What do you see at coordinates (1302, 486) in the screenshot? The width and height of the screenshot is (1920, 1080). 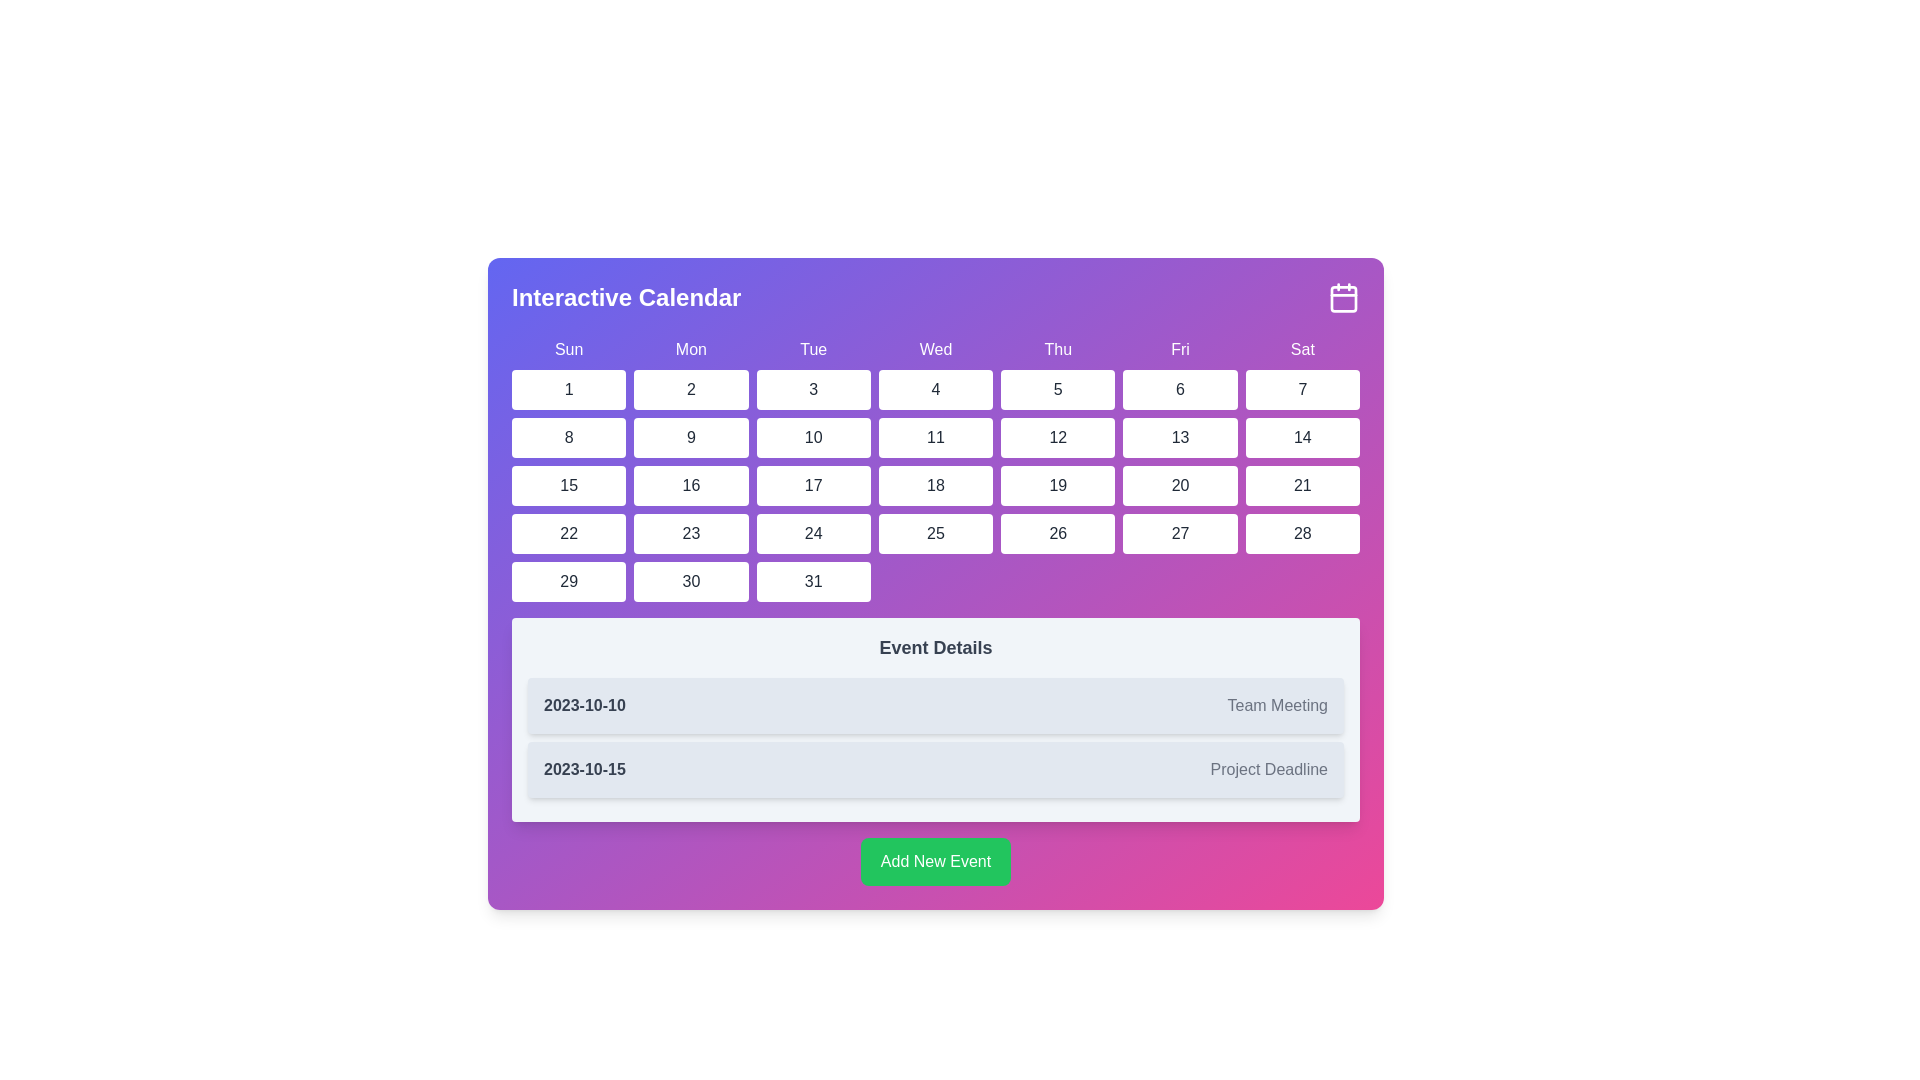 I see `the button representing the date '21' in the interactive calendar` at bounding box center [1302, 486].